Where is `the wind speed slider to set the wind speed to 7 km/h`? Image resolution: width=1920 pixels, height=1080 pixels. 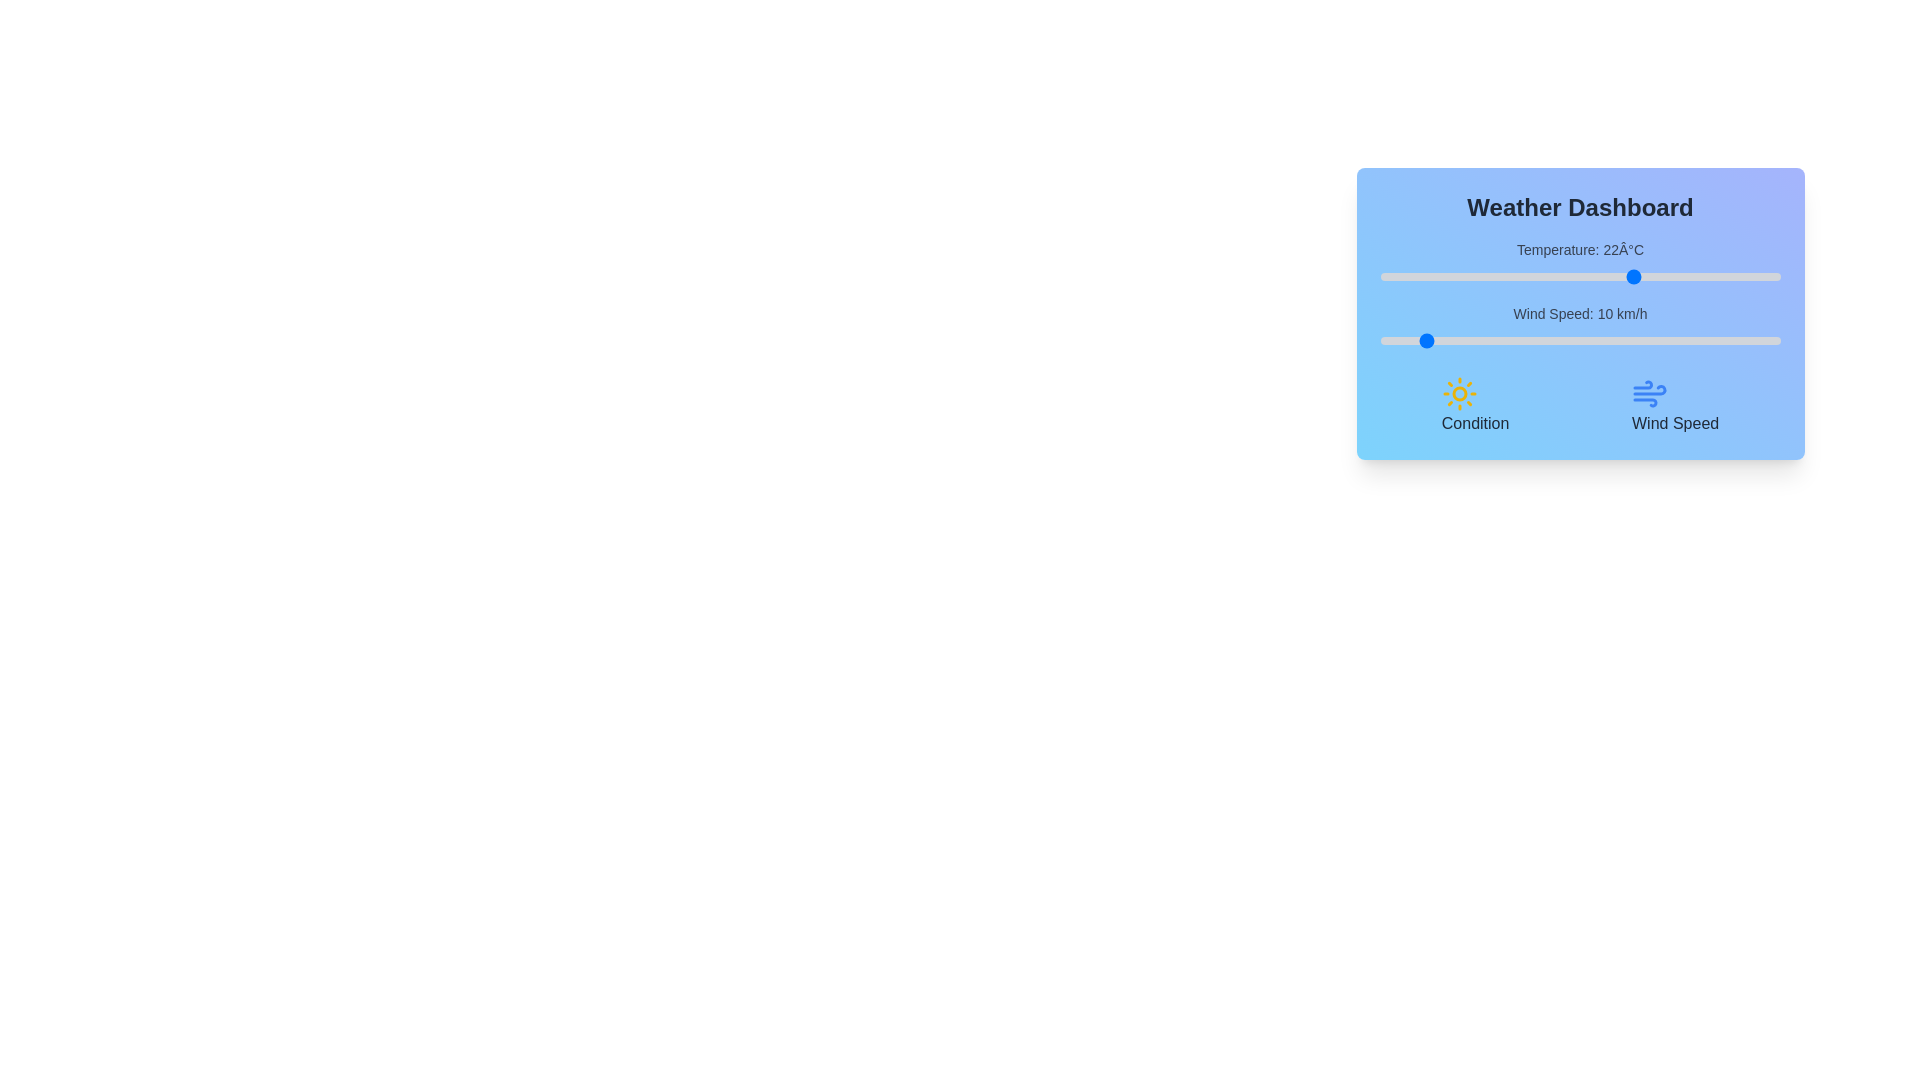 the wind speed slider to set the wind speed to 7 km/h is located at coordinates (1407, 339).